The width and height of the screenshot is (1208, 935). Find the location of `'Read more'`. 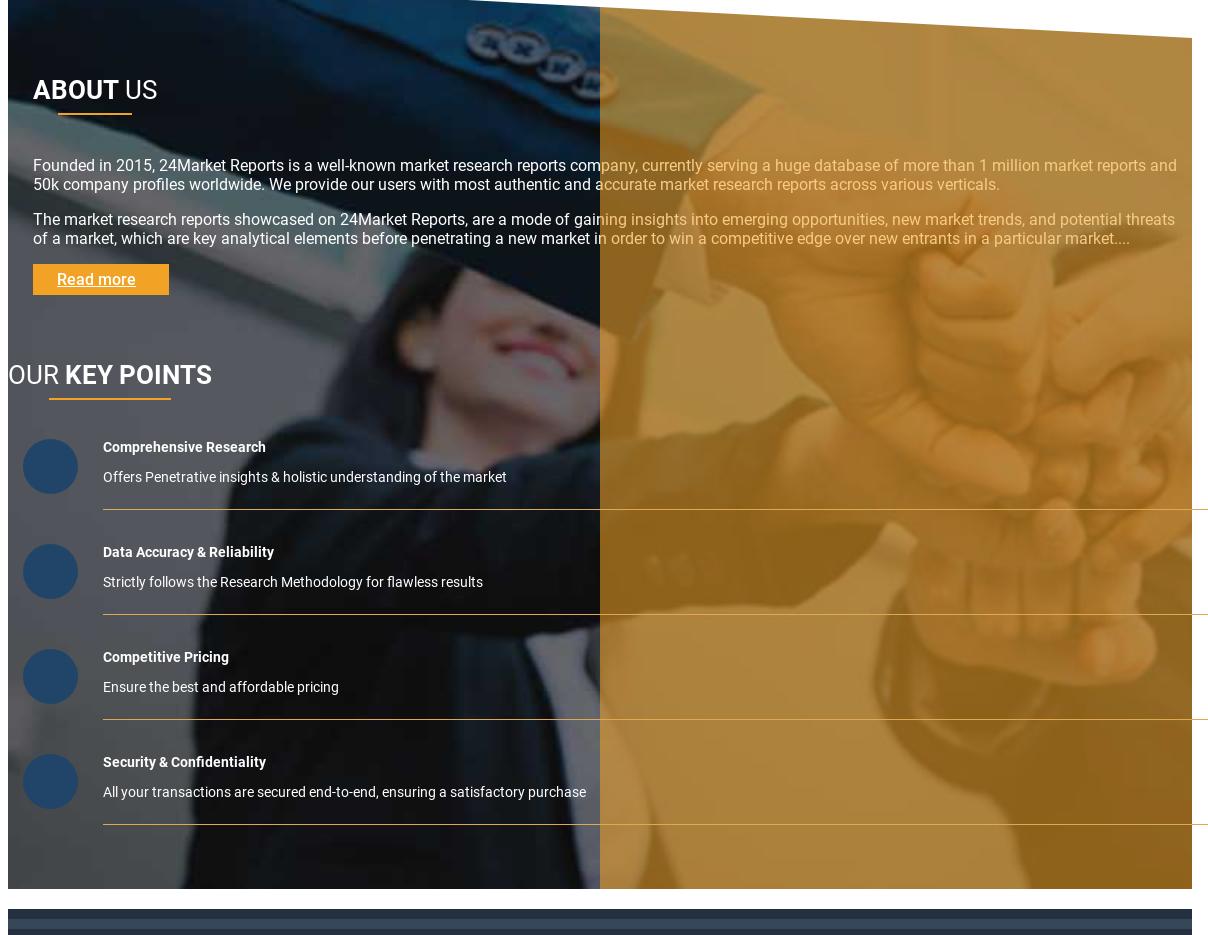

'Read more' is located at coordinates (95, 278).